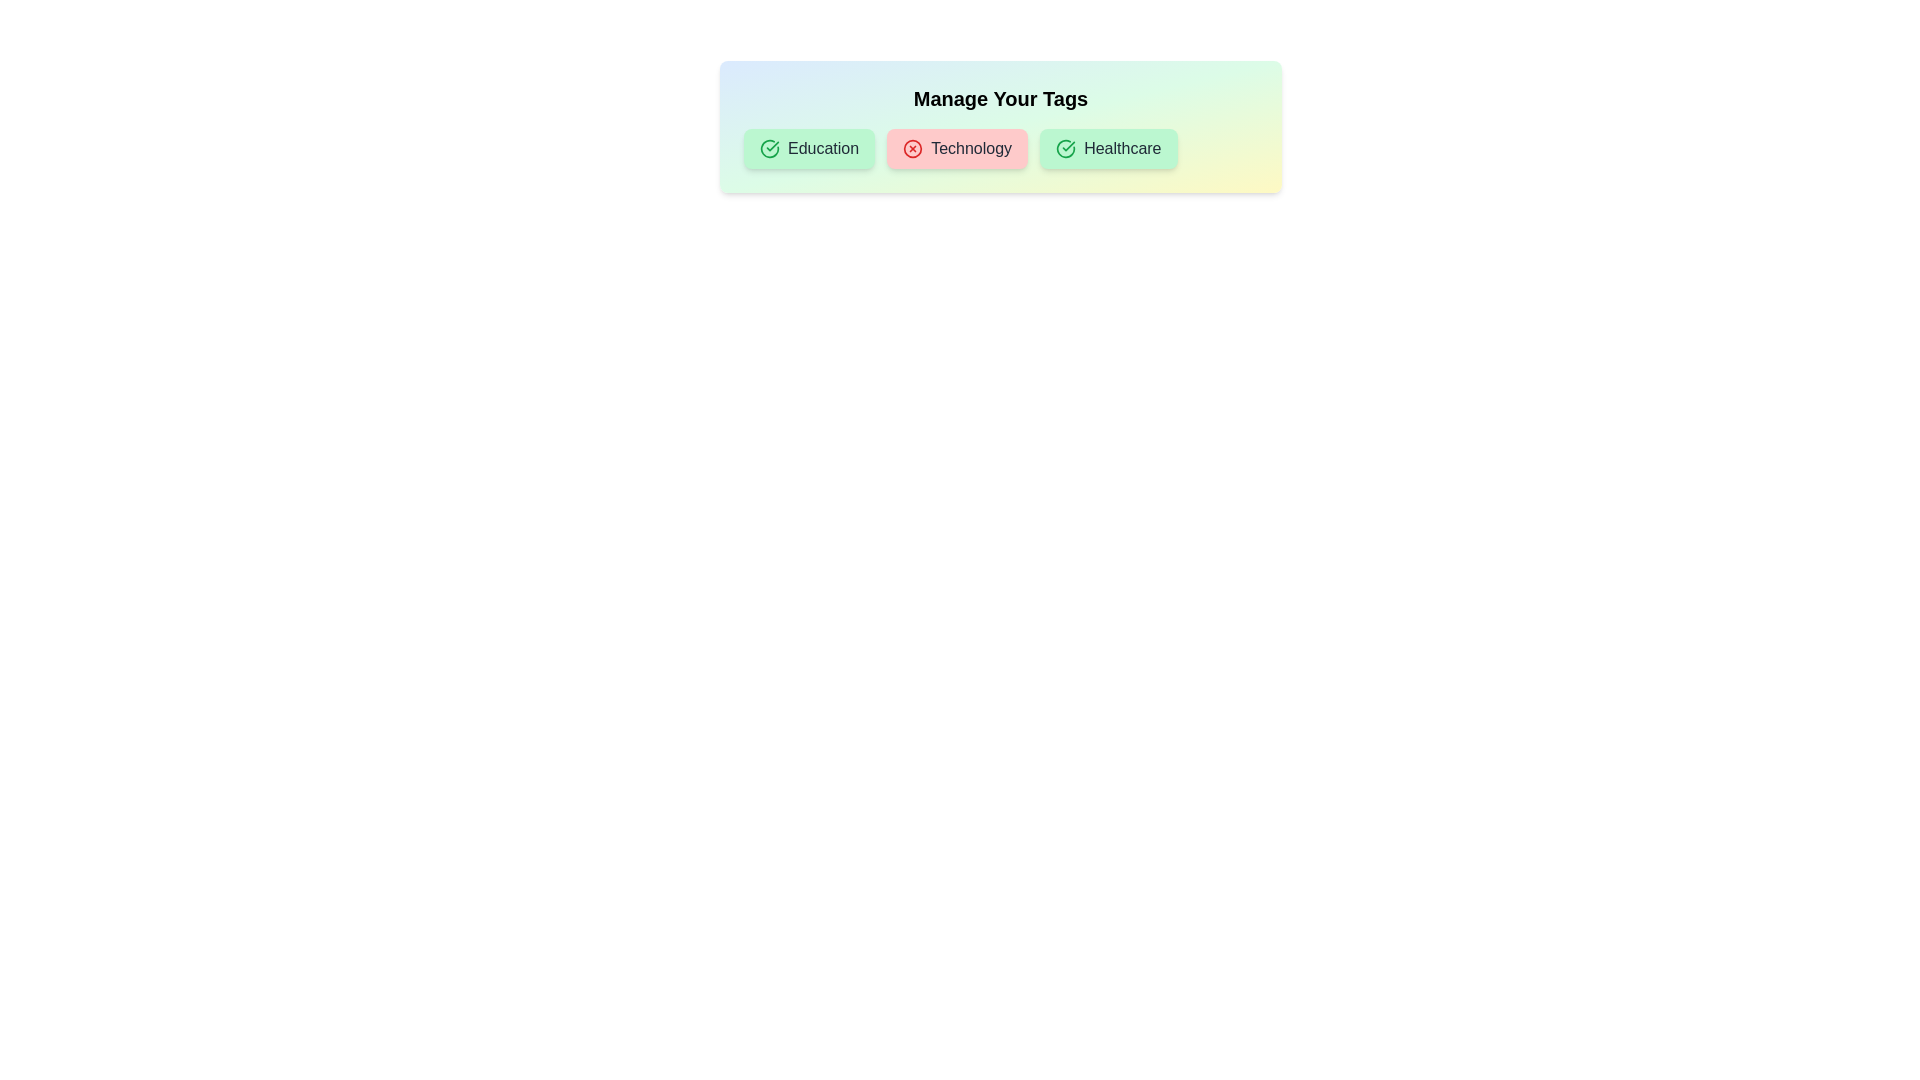  What do you see at coordinates (809, 148) in the screenshot?
I see `the tag labeled Education to observe its visual feedback` at bounding box center [809, 148].